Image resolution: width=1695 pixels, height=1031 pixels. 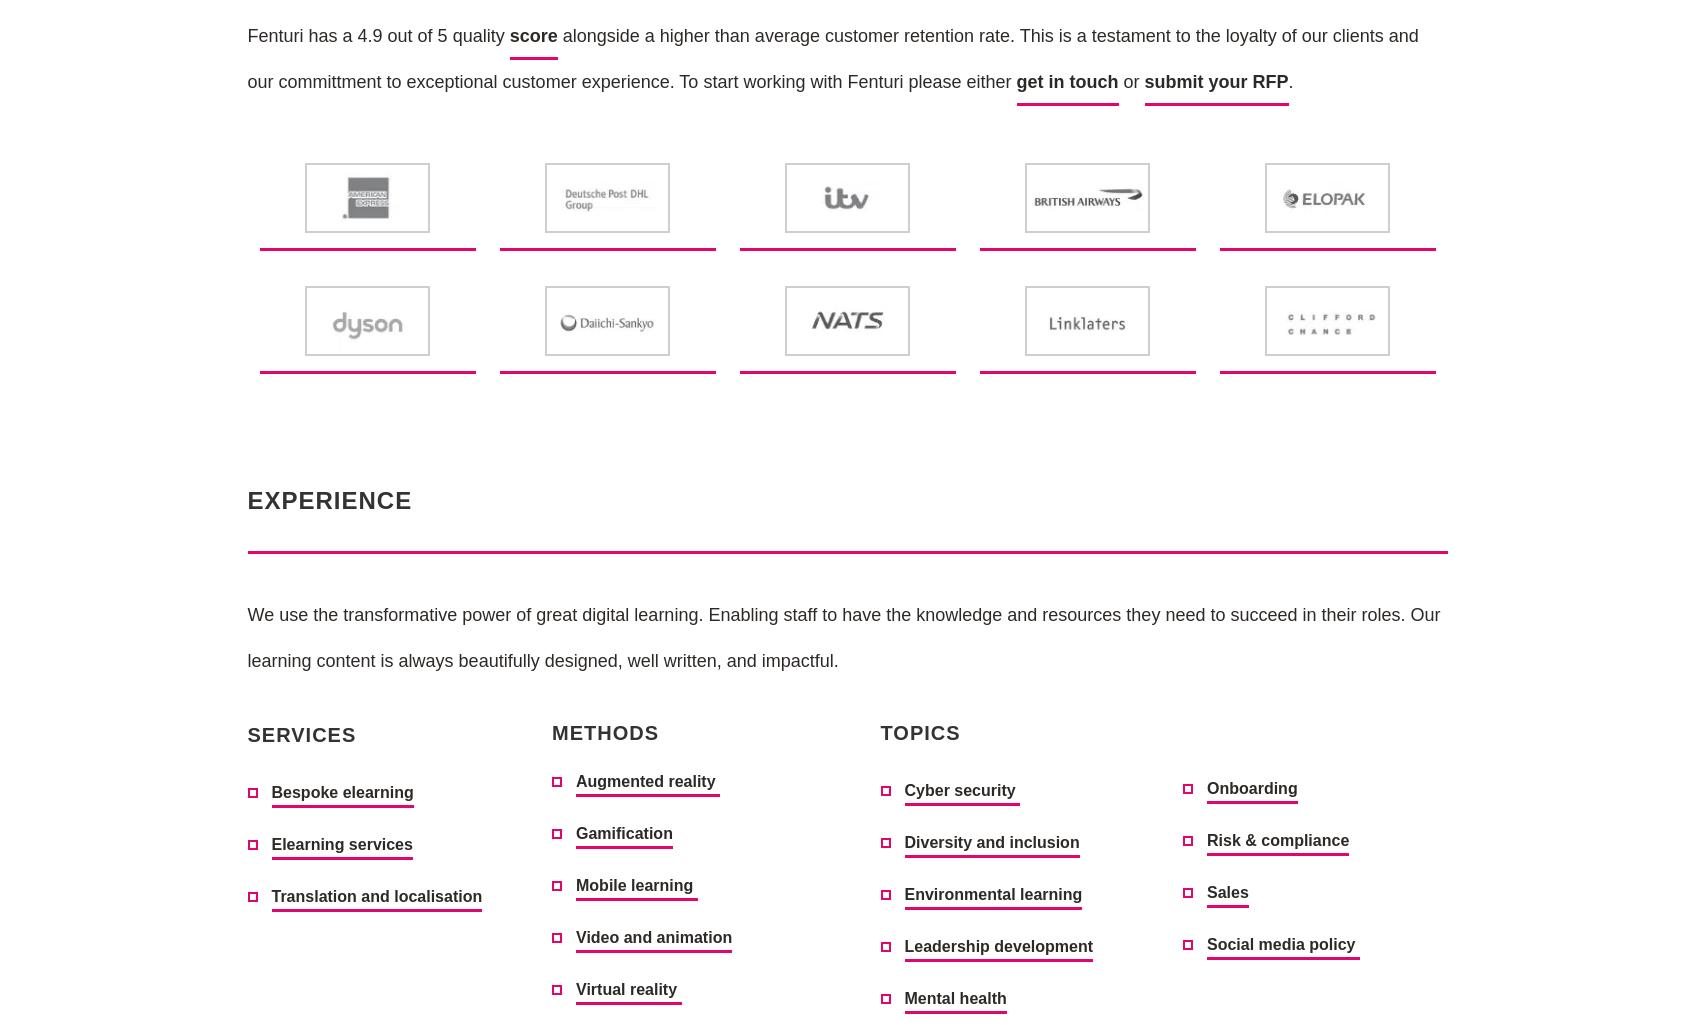 What do you see at coordinates (990, 842) in the screenshot?
I see `'Diversity and inclusion'` at bounding box center [990, 842].